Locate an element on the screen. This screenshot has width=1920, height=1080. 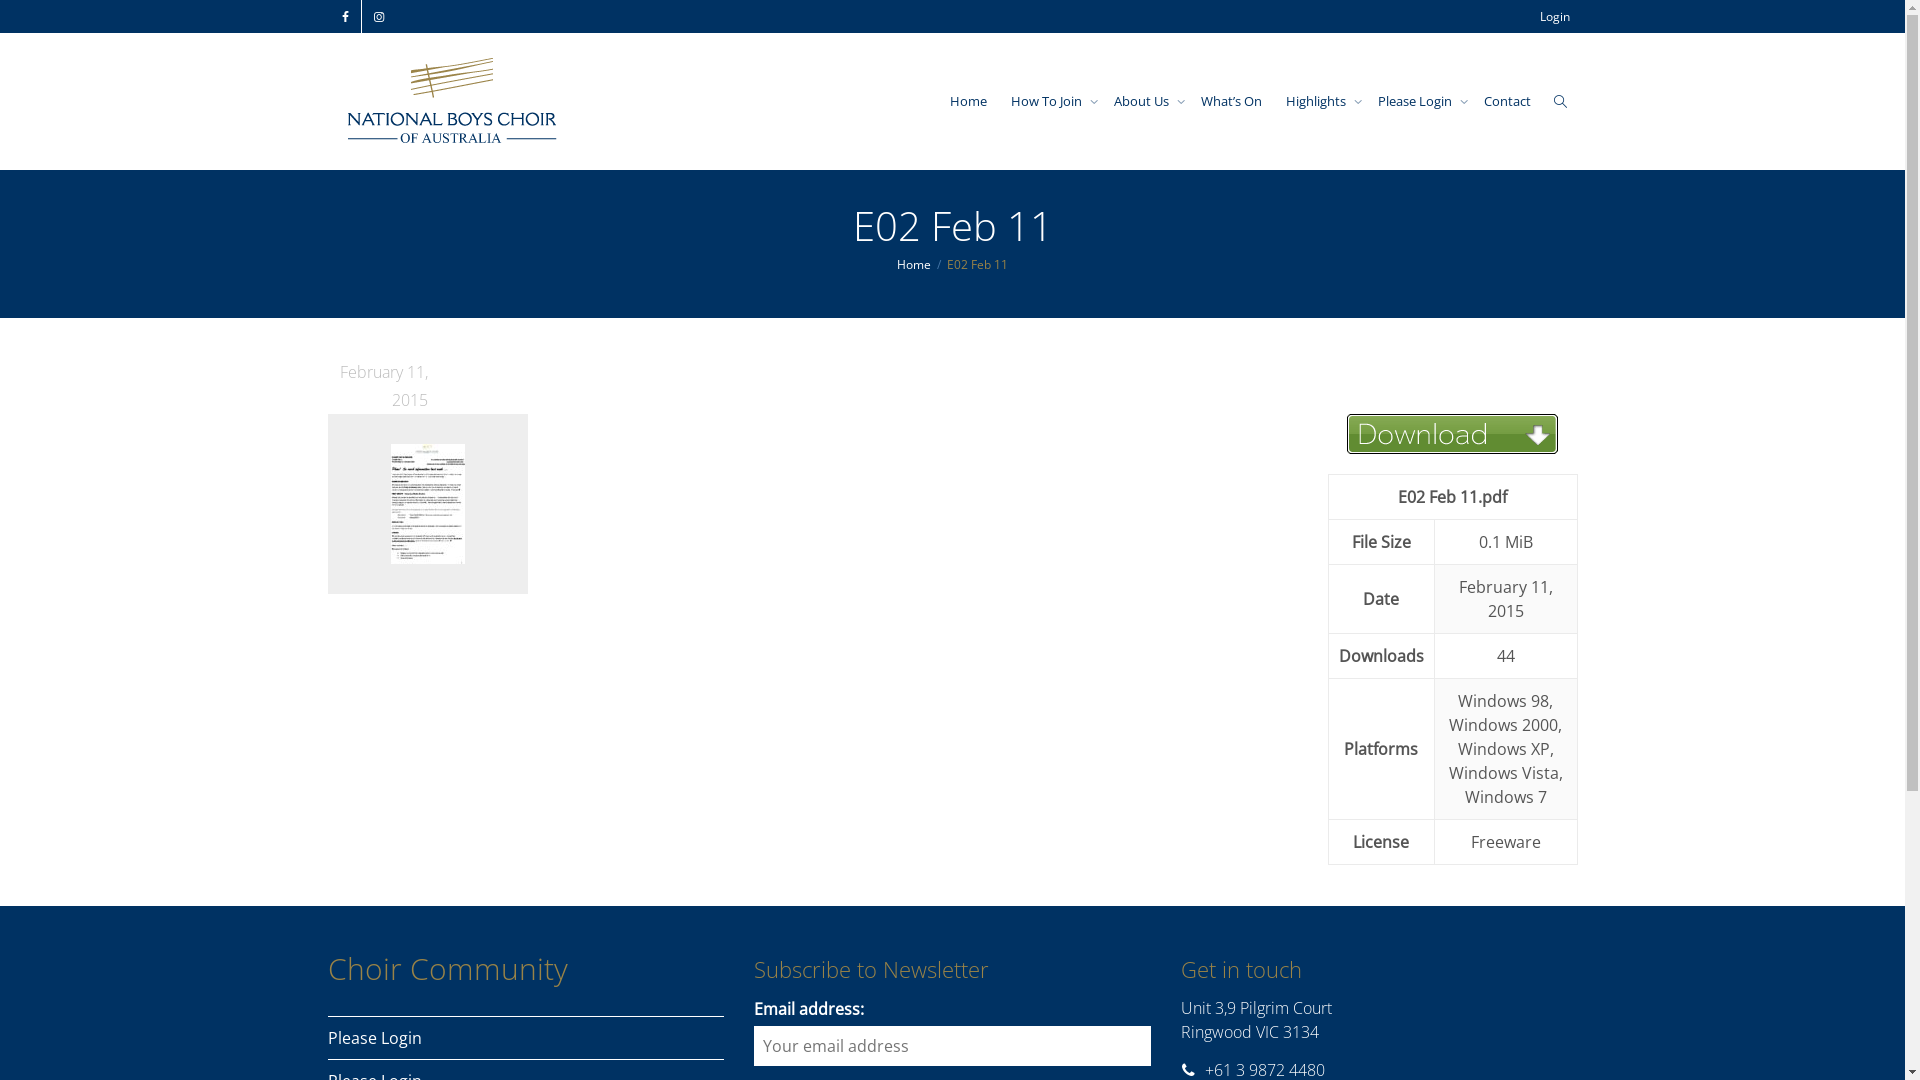
'Home' is located at coordinates (968, 101).